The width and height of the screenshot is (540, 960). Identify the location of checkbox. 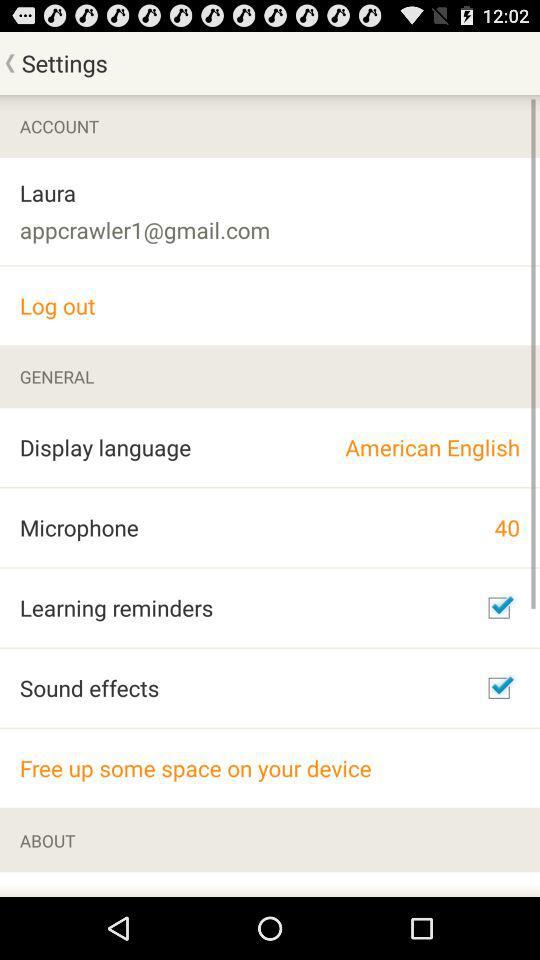
(498, 606).